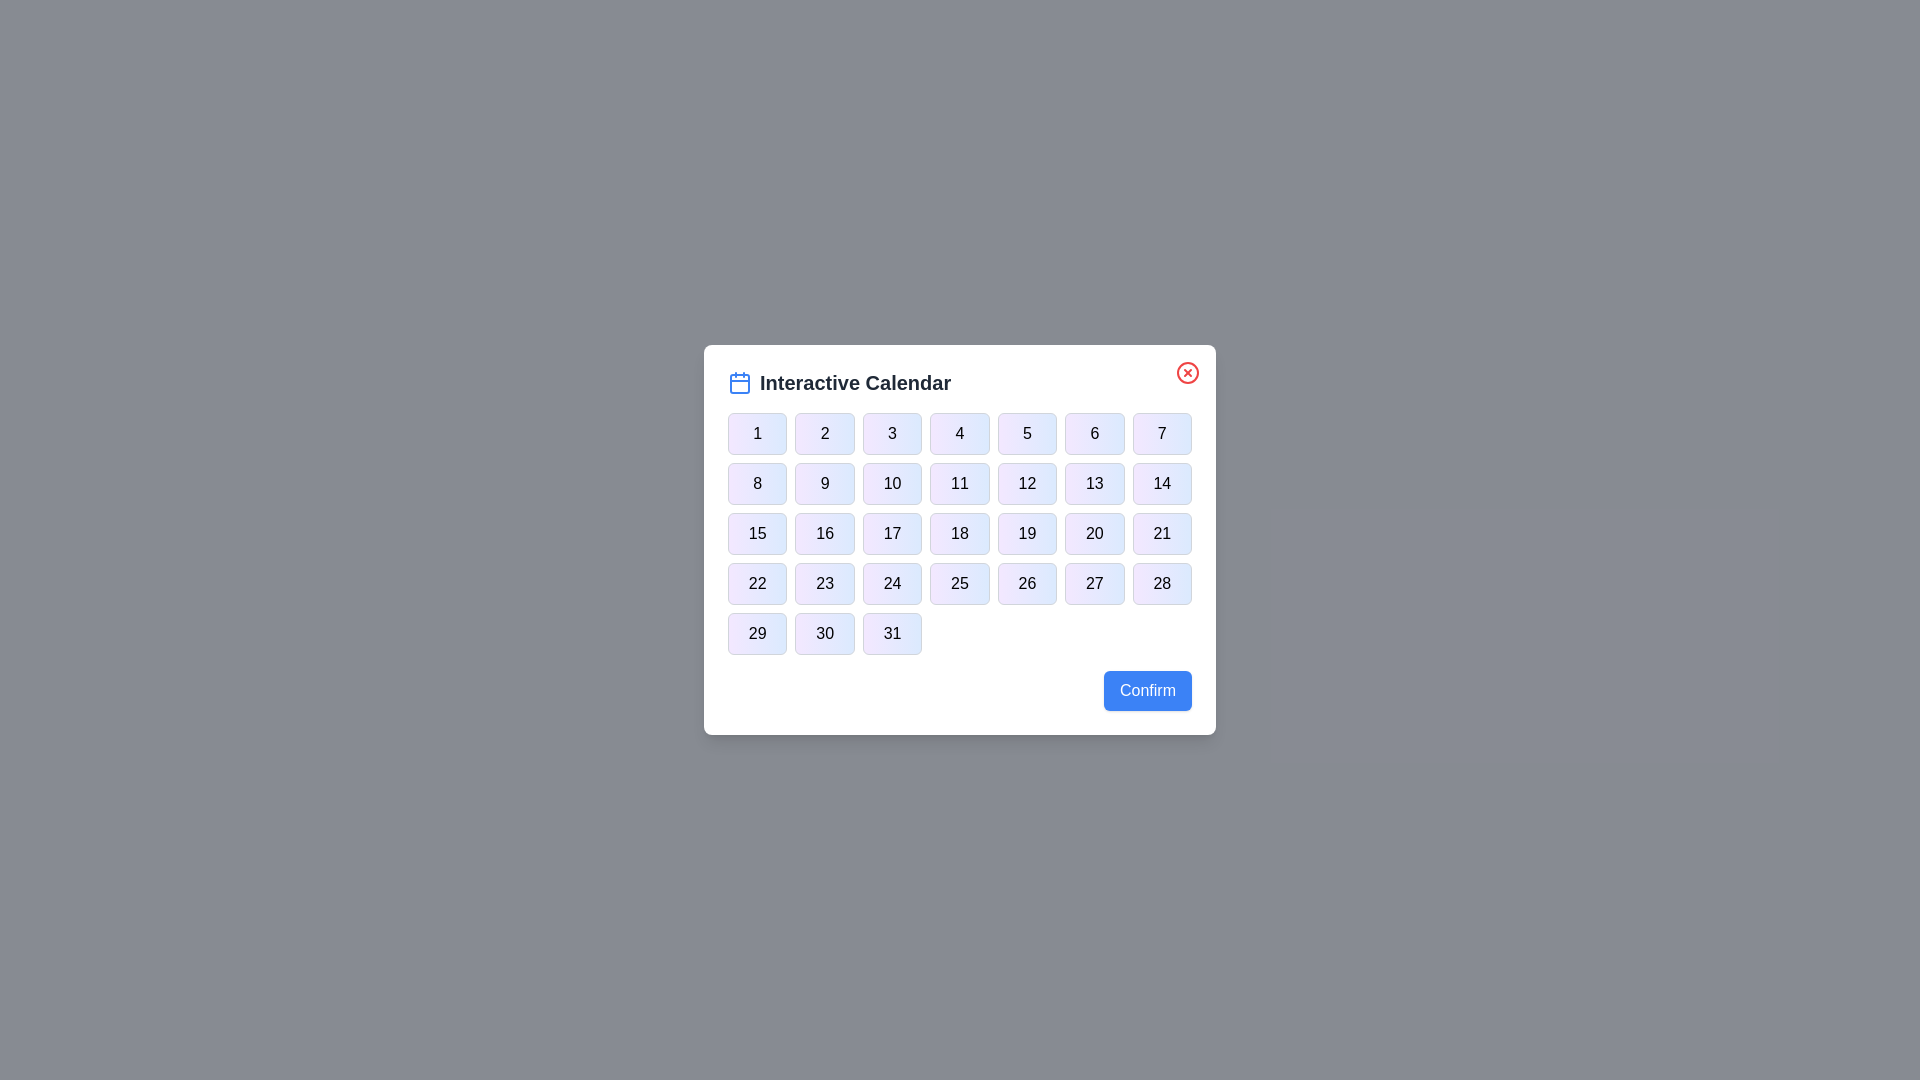 This screenshot has height=1080, width=1920. What do you see at coordinates (1027, 483) in the screenshot?
I see `the button corresponding to day 12 in the calendar` at bounding box center [1027, 483].